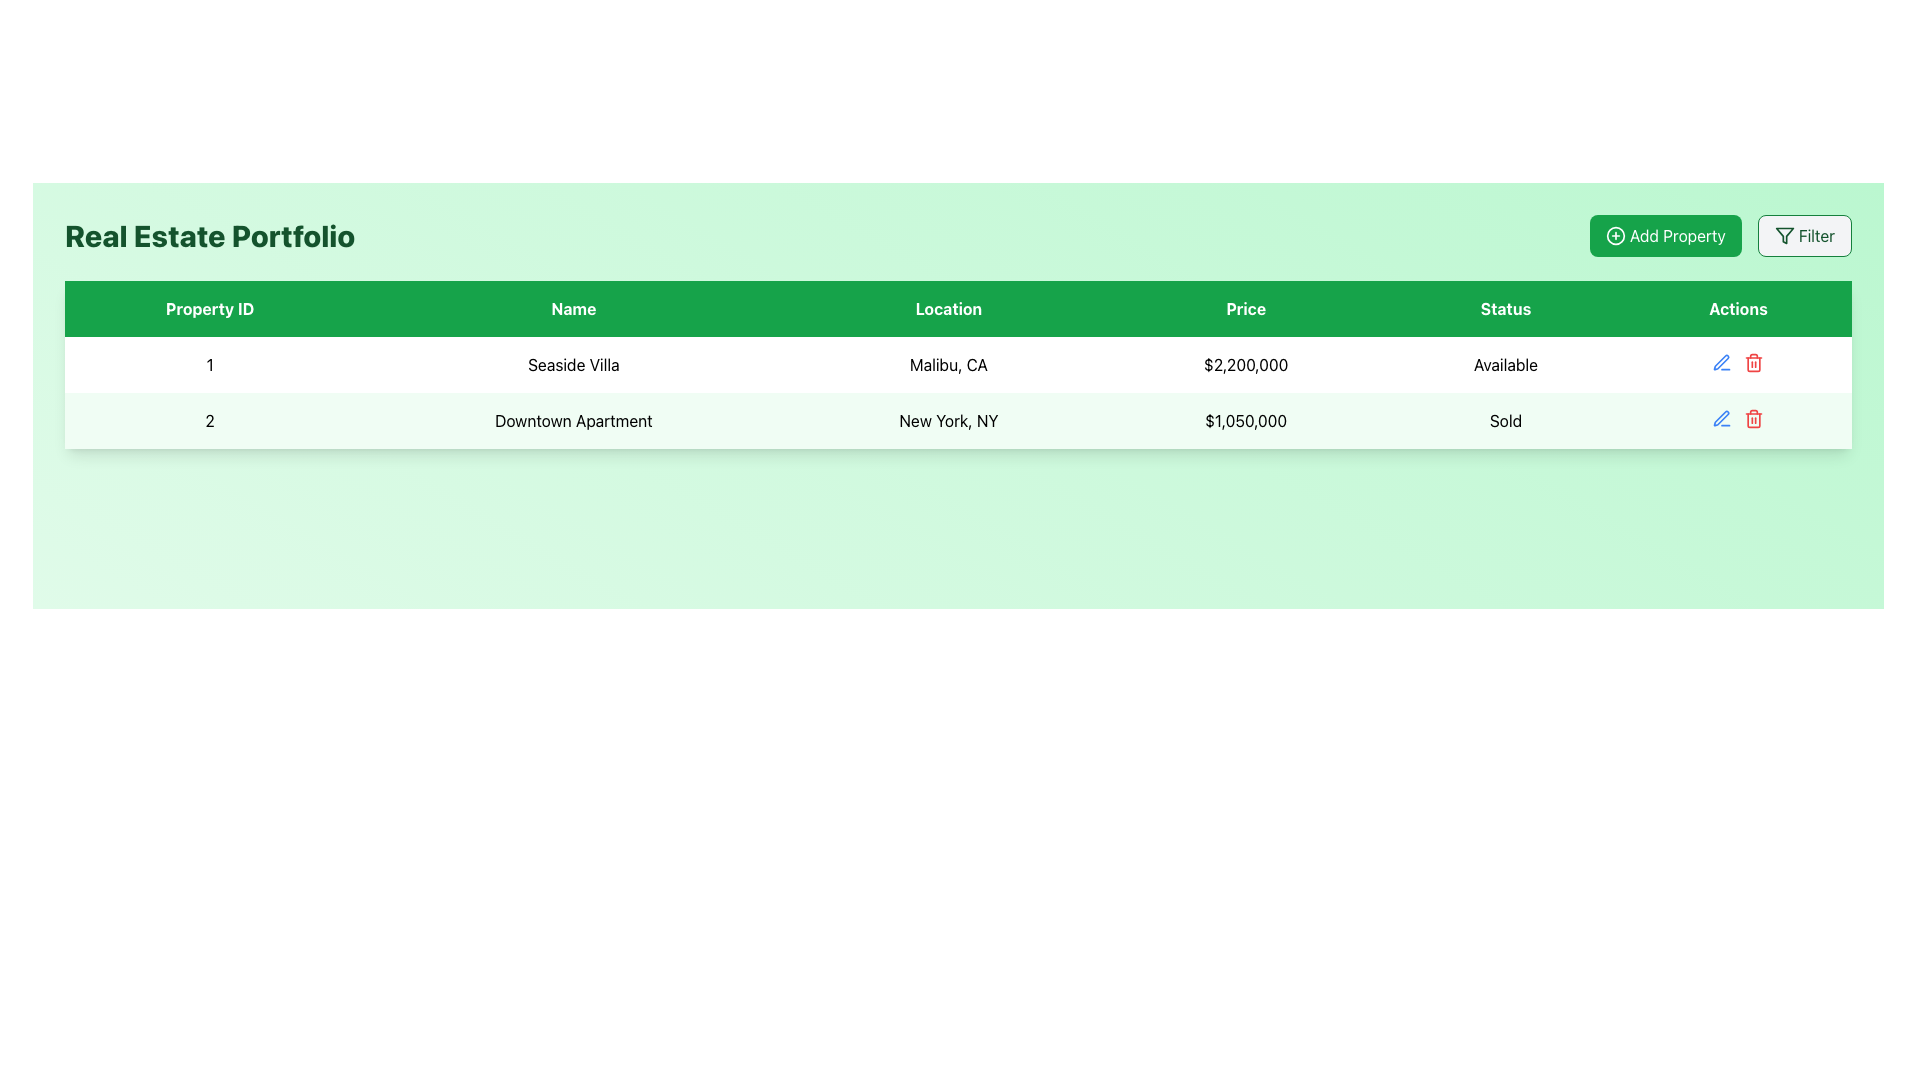 This screenshot has height=1080, width=1920. I want to click on the label displaying the property name located in the second row of the table, specifically in the 'Name' column adjacent to the '2' in the 'Property ID' column and 'New York, NY' in the 'Location' column, so click(572, 419).